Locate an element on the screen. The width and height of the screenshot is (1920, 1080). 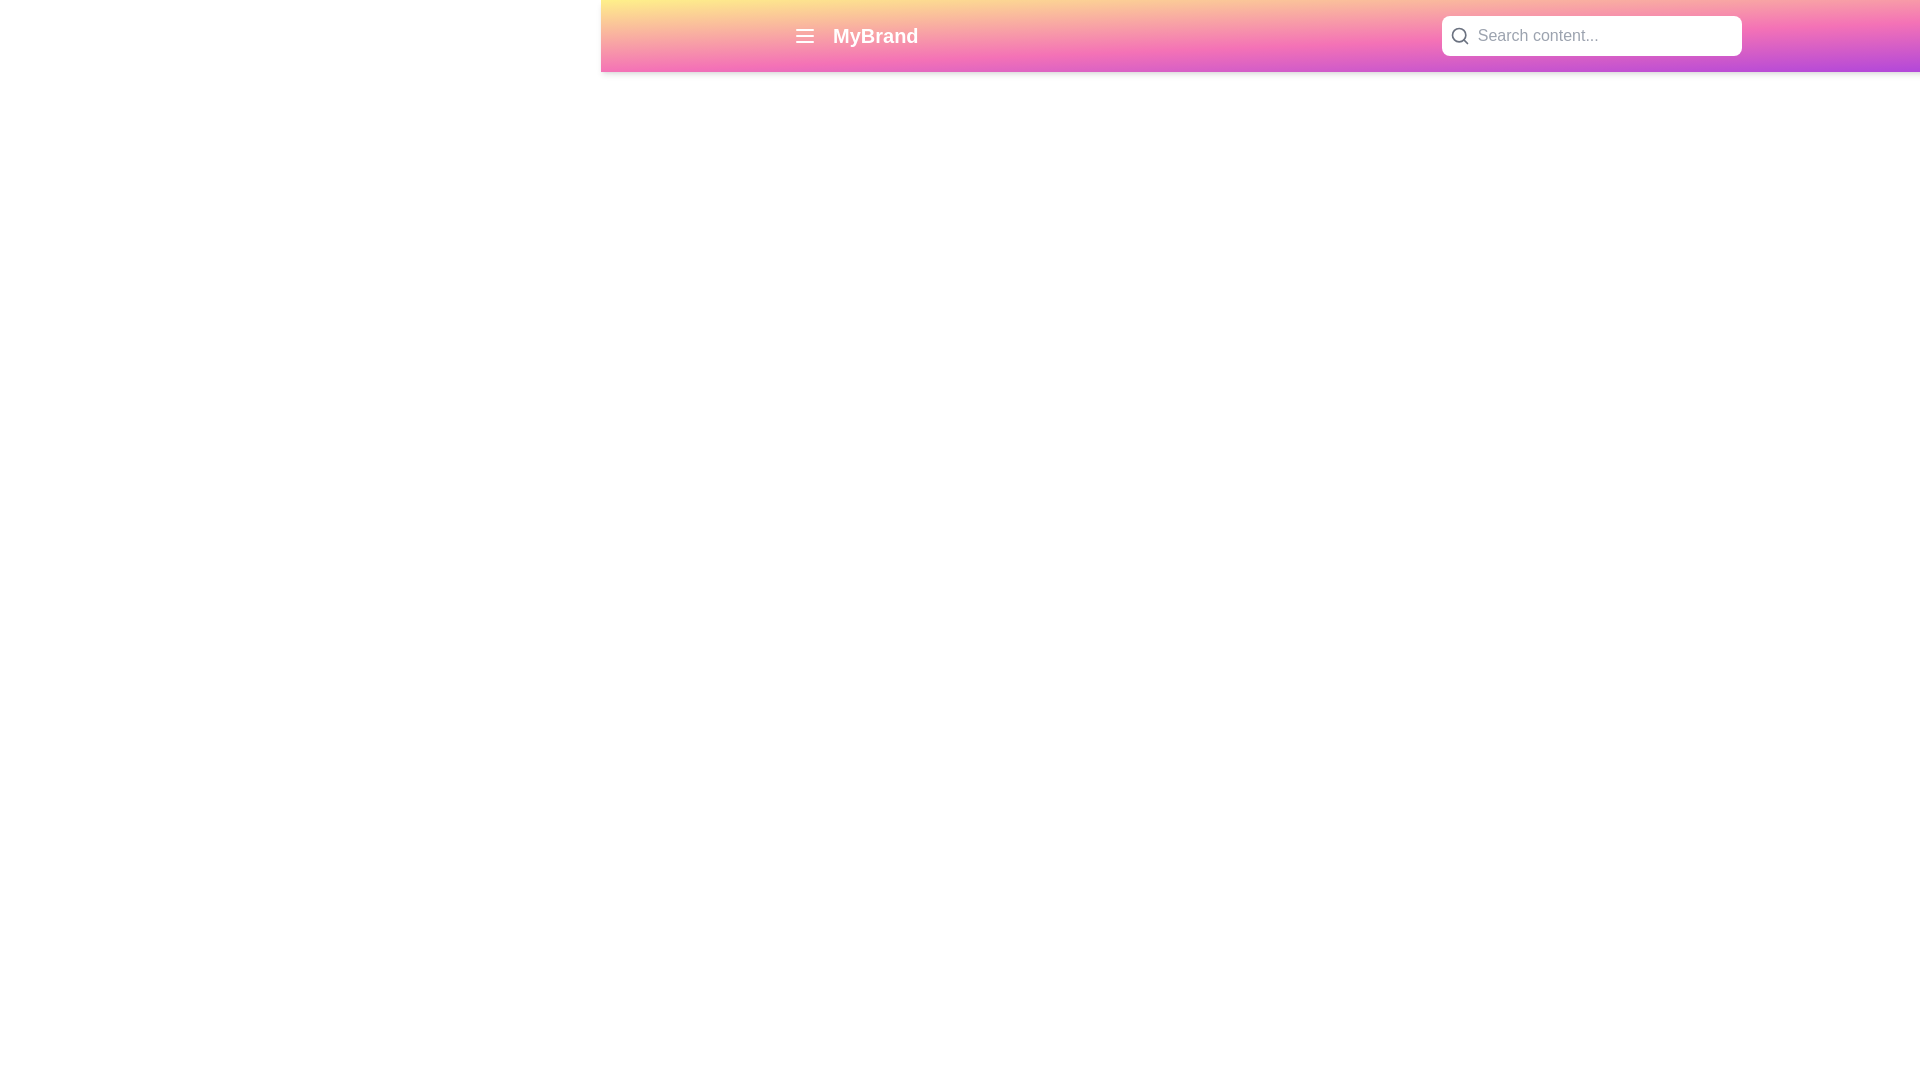
the menu icon to toggle the menu visibility is located at coordinates (805, 35).